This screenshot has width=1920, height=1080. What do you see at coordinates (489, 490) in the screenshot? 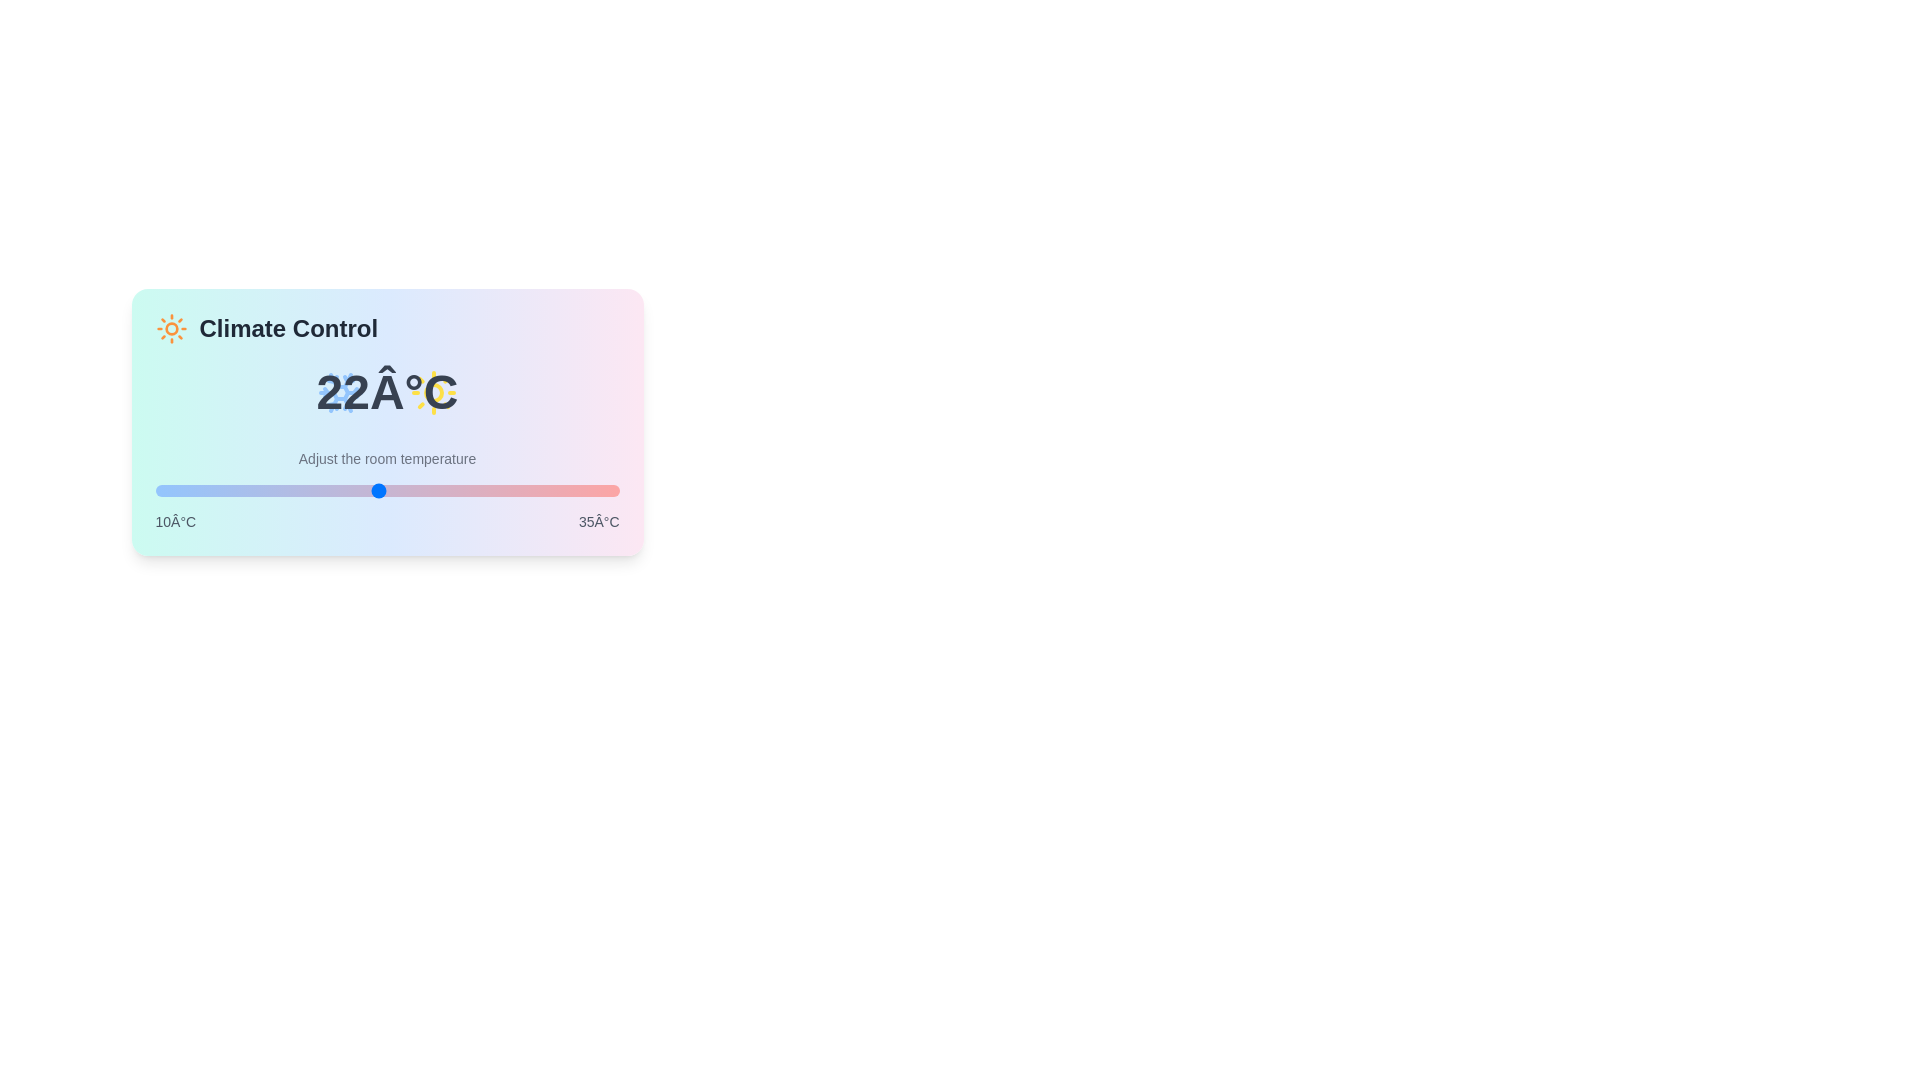
I see `the temperature slider to 28 degrees Celsius` at bounding box center [489, 490].